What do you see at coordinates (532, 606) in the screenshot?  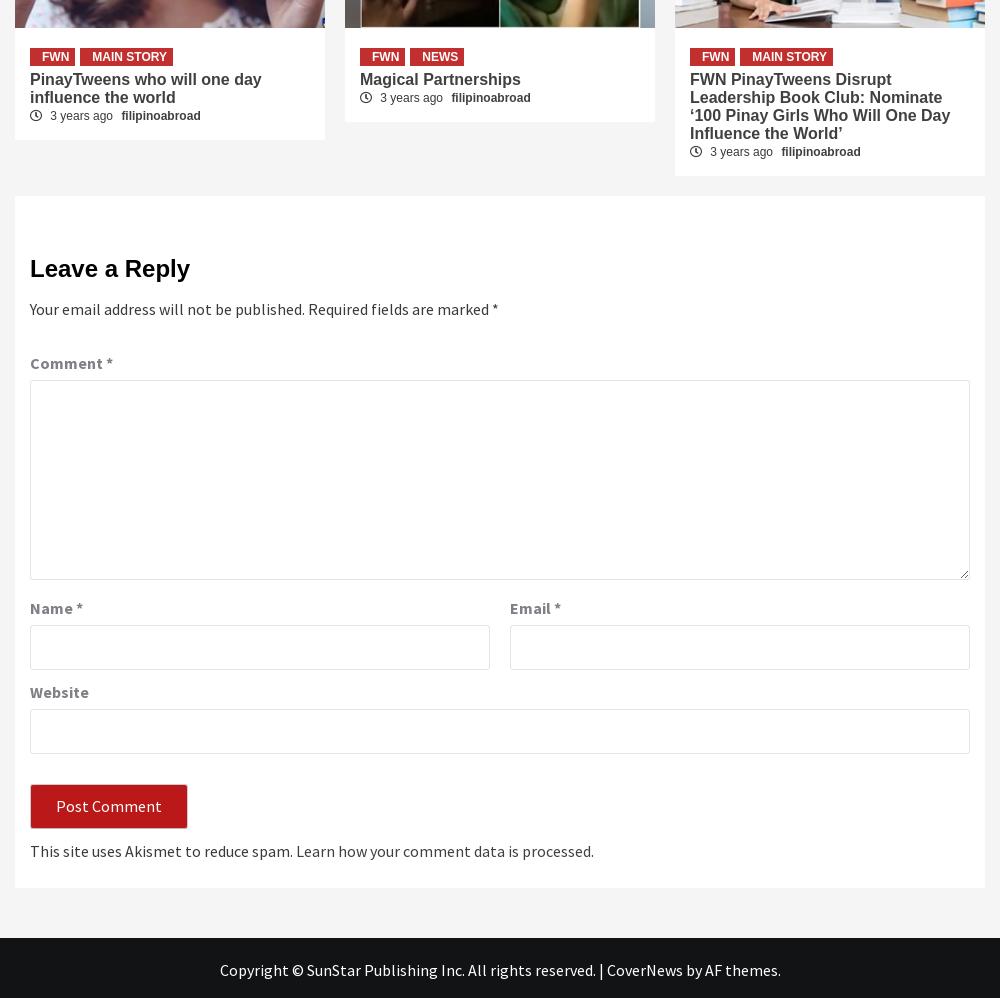 I see `'Email'` at bounding box center [532, 606].